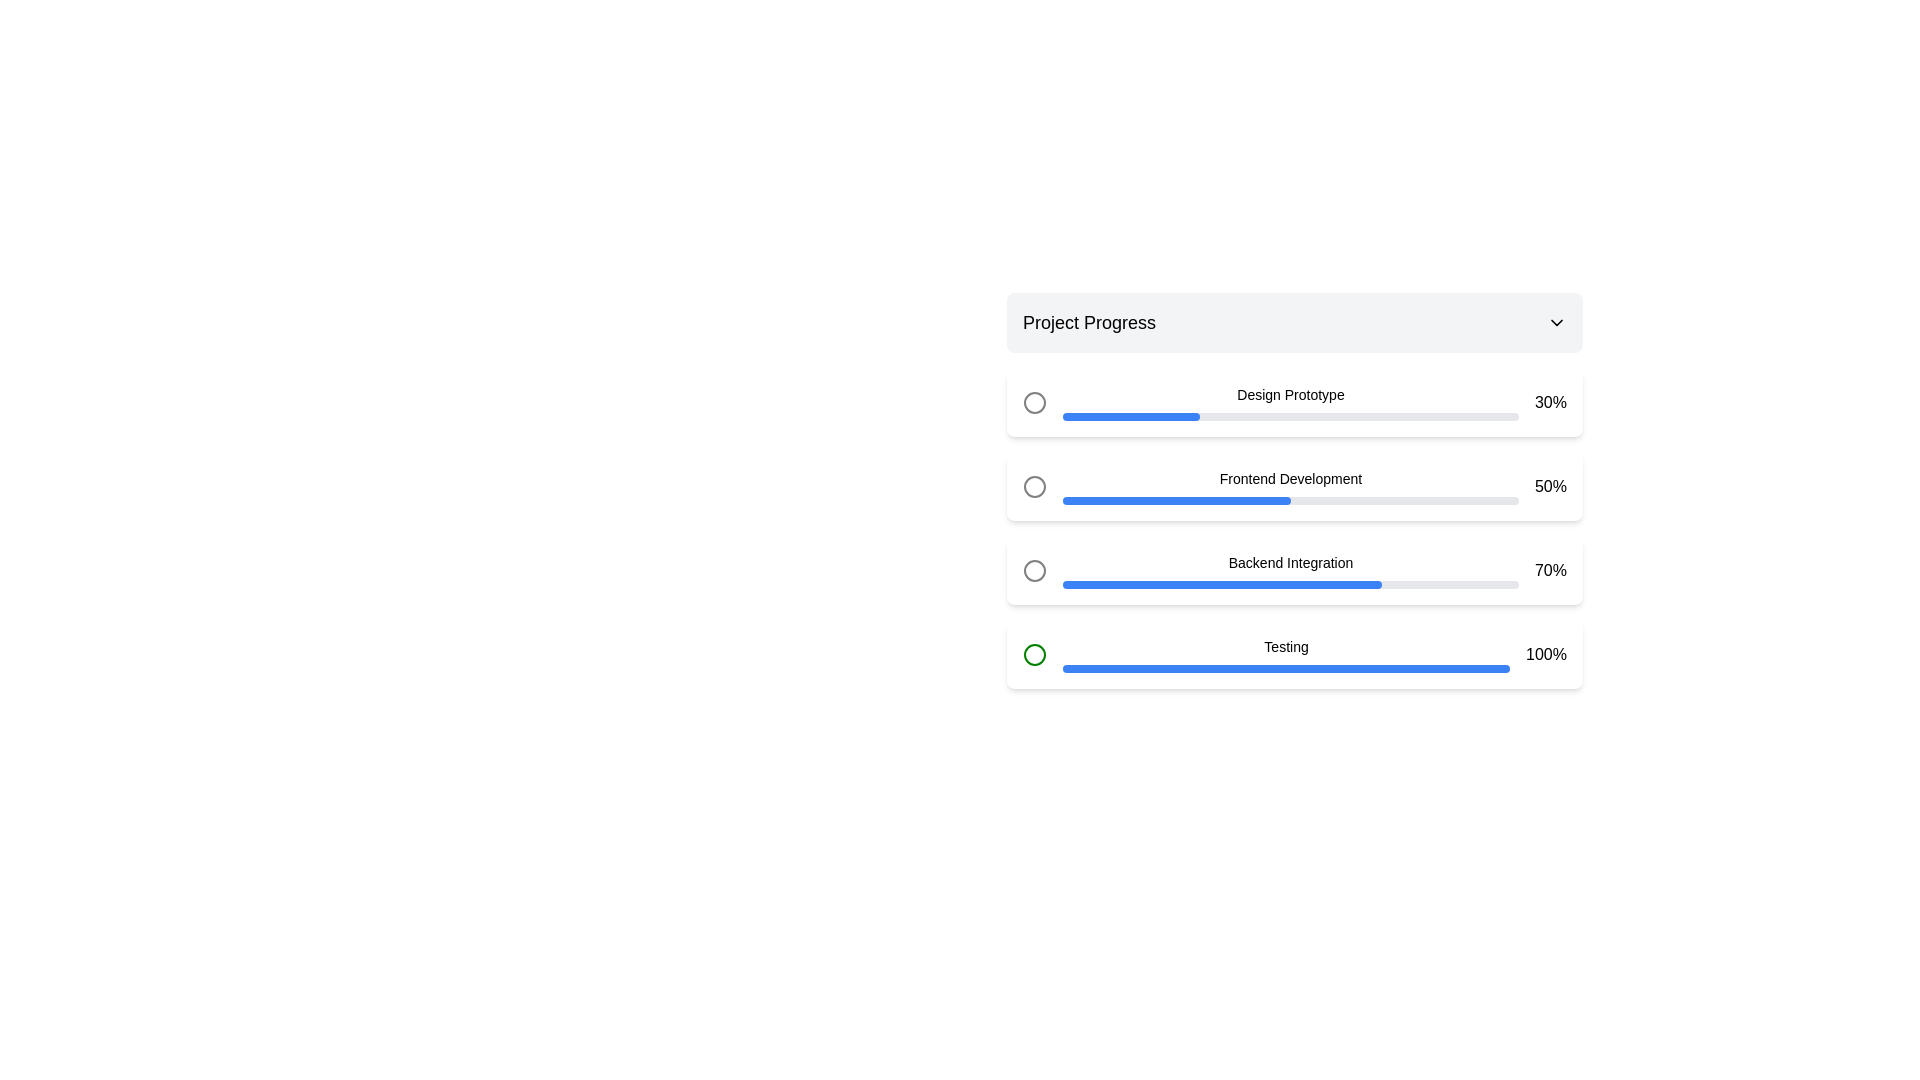 The height and width of the screenshot is (1080, 1920). I want to click on the progress bar displaying the stage title 'Testing', so click(1286, 655).